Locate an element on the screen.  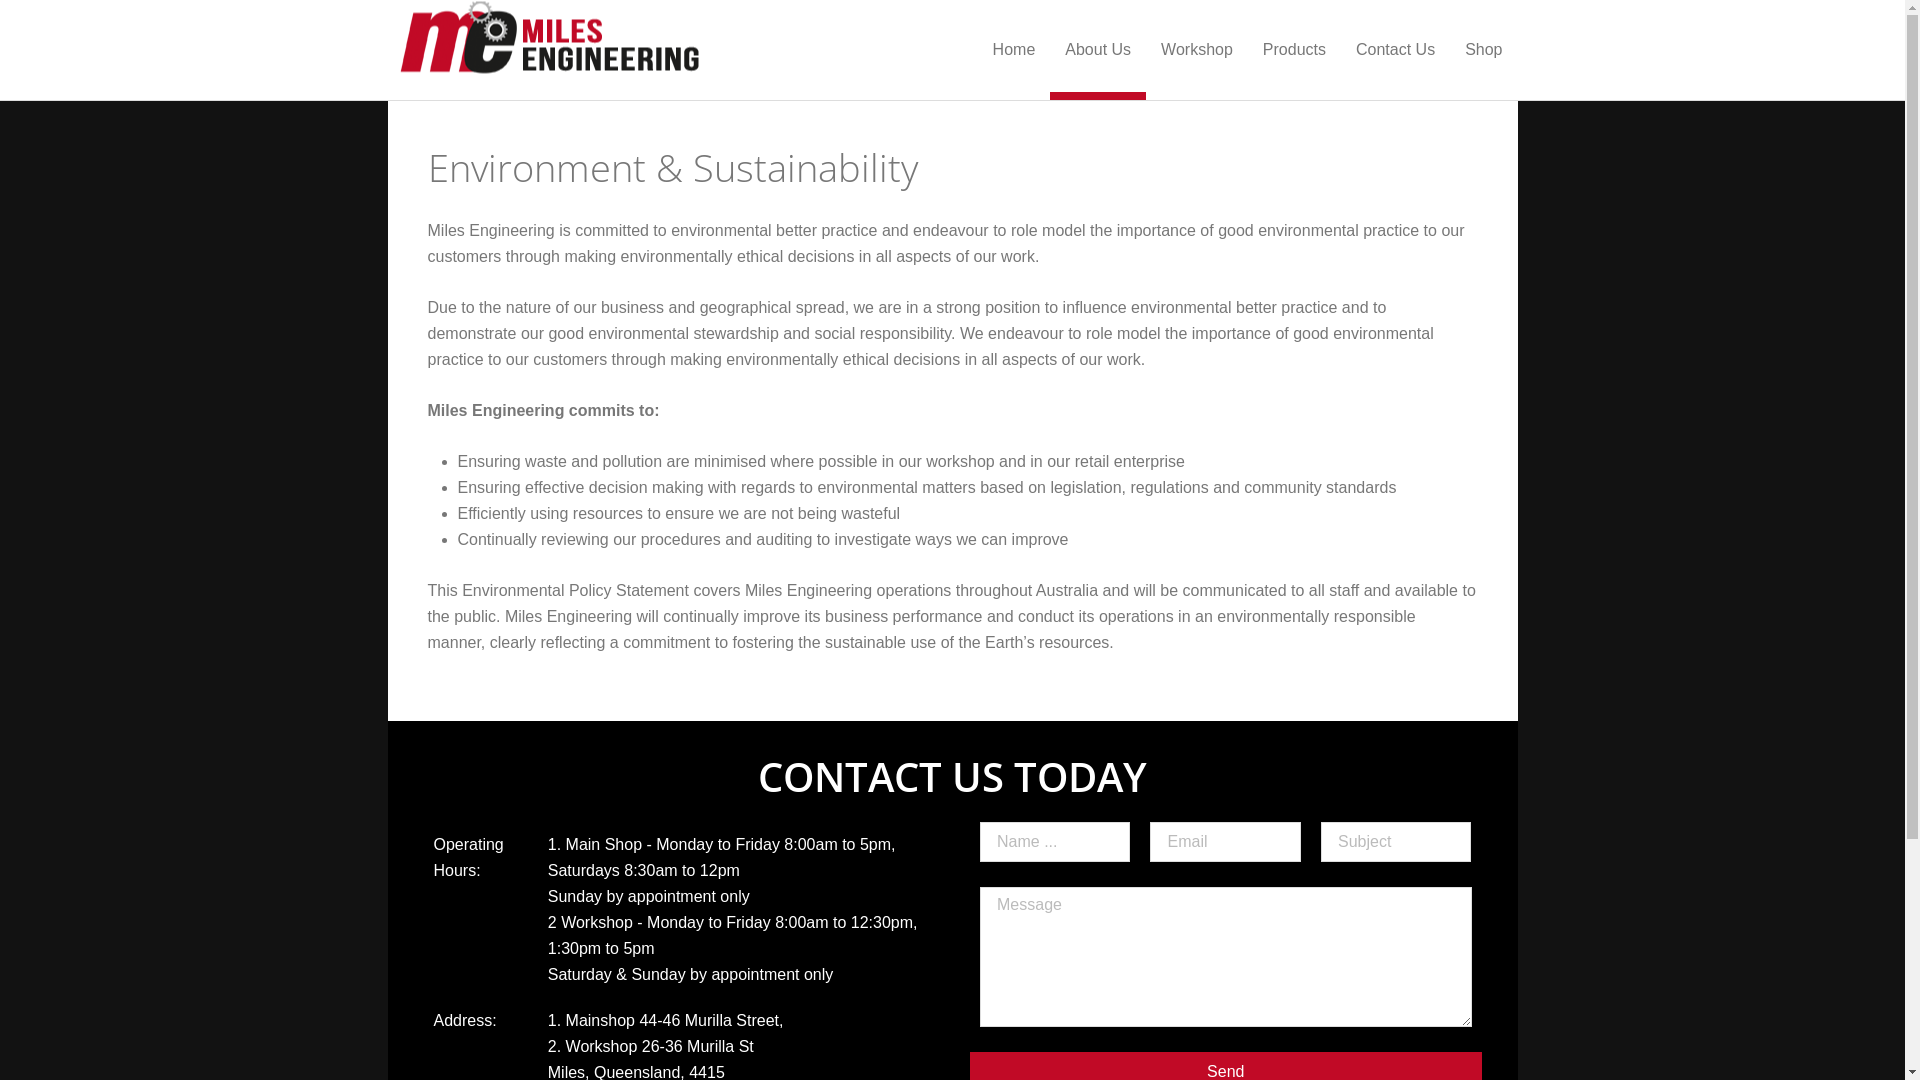
'Home' is located at coordinates (1014, 49).